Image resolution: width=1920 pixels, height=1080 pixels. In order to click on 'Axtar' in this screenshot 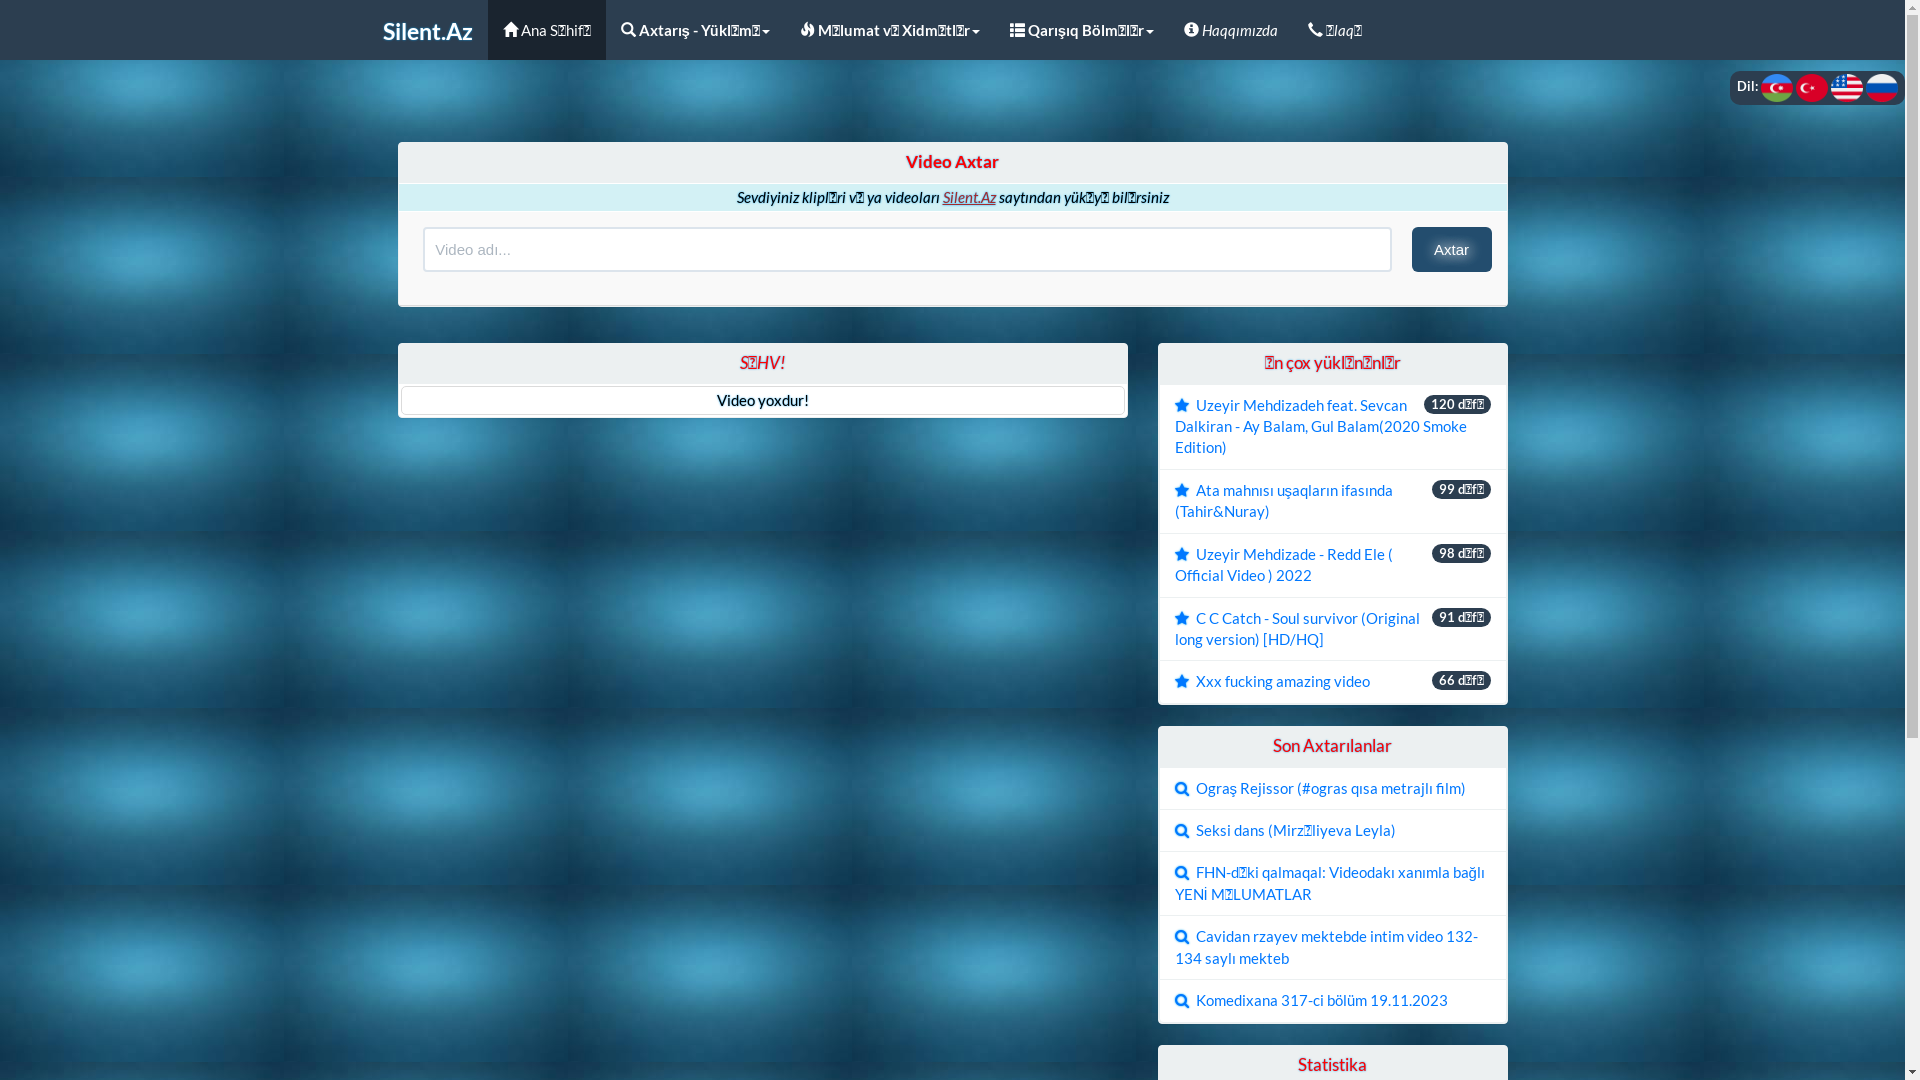, I will do `click(1452, 248)`.